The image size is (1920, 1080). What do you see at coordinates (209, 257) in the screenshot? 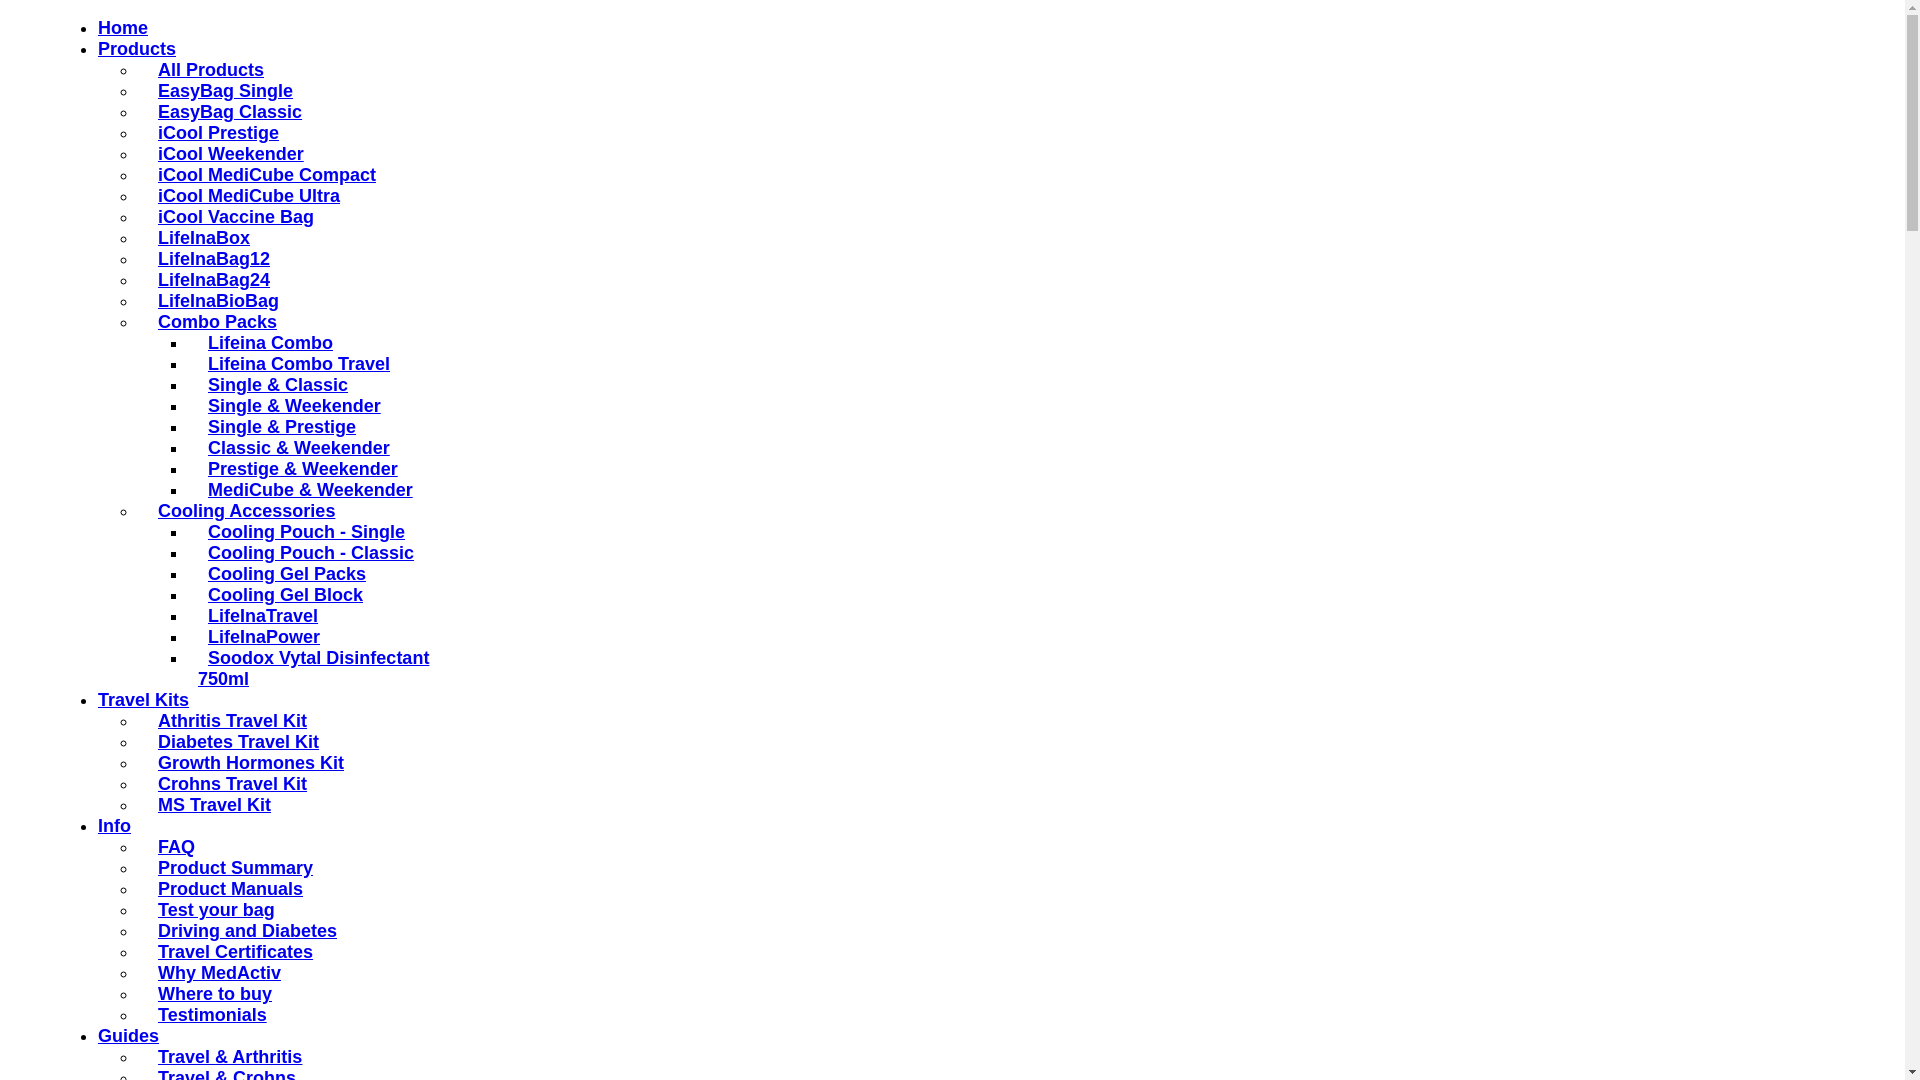
I see `'LifeInaBag12'` at bounding box center [209, 257].